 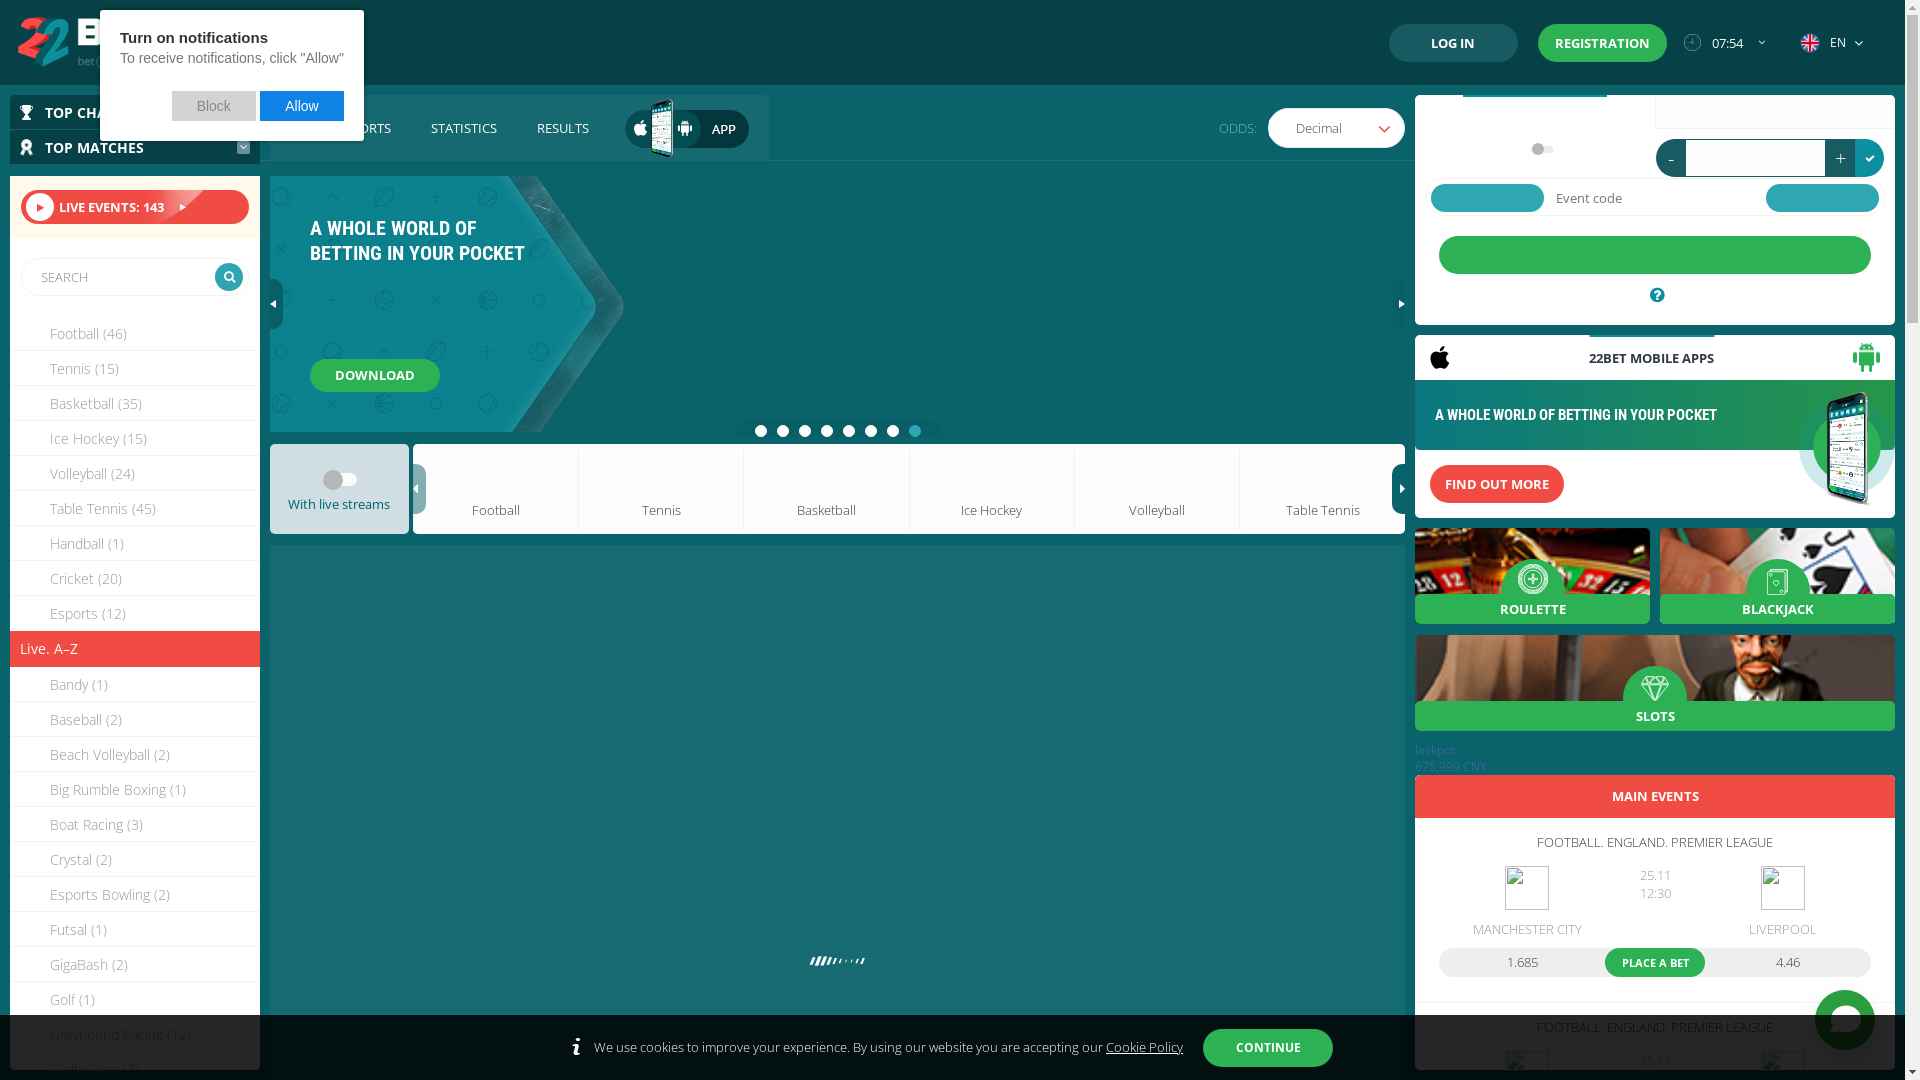 I want to click on 'Allow', so click(x=258, y=105).